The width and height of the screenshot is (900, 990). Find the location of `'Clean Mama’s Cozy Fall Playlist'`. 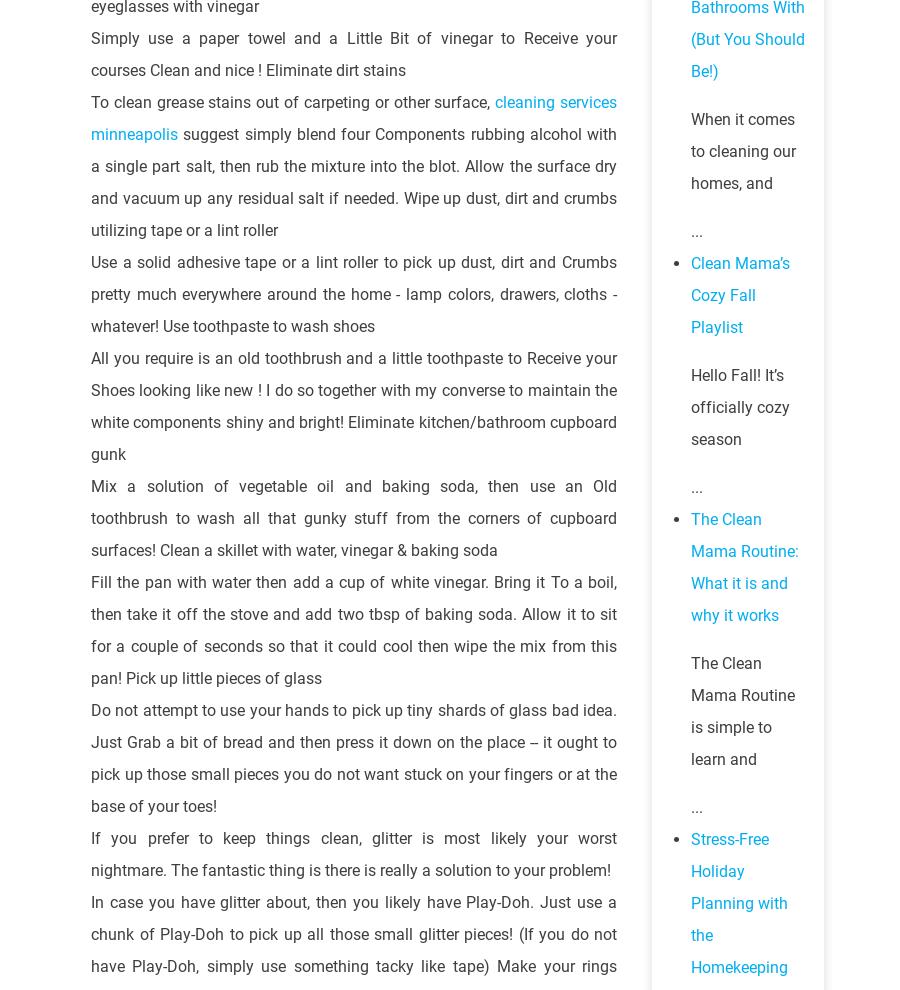

'Clean Mama’s Cozy Fall Playlist' is located at coordinates (739, 295).